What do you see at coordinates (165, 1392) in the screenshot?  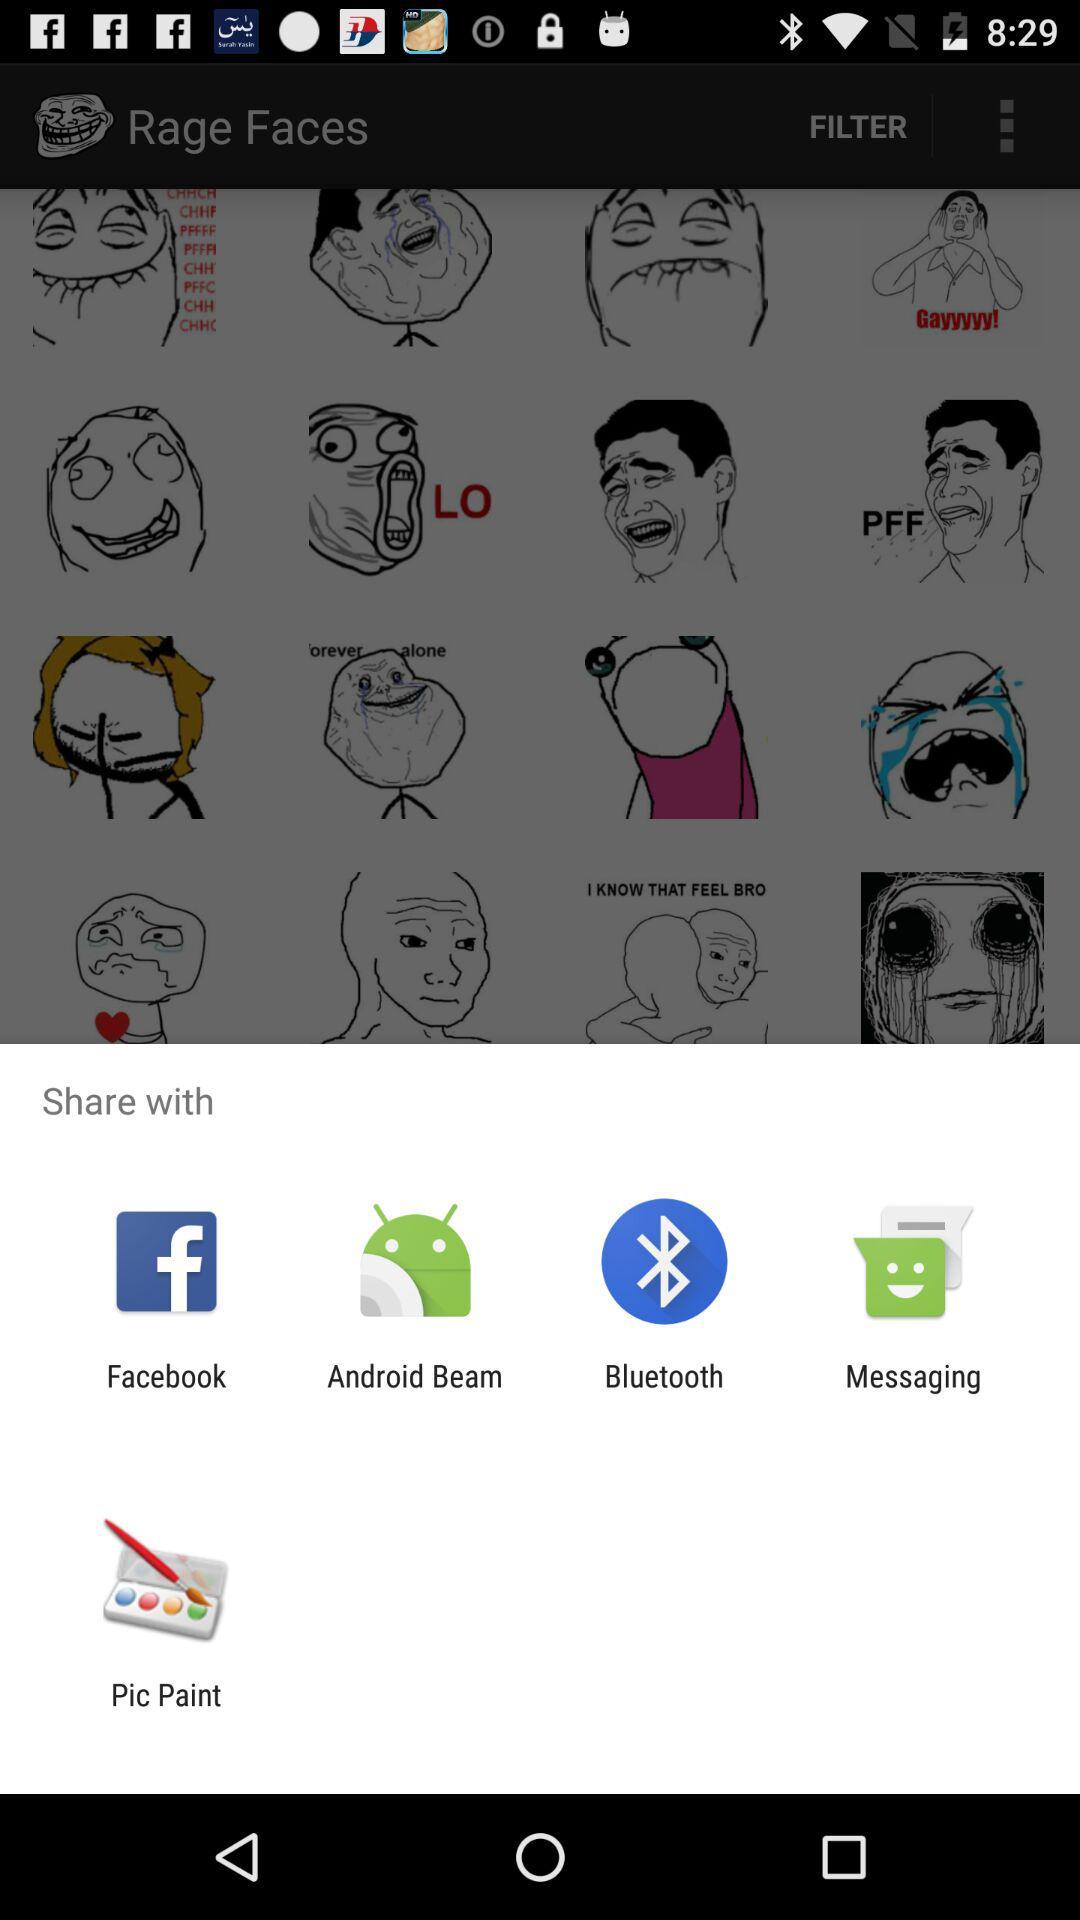 I see `item to the left of the android beam` at bounding box center [165, 1392].